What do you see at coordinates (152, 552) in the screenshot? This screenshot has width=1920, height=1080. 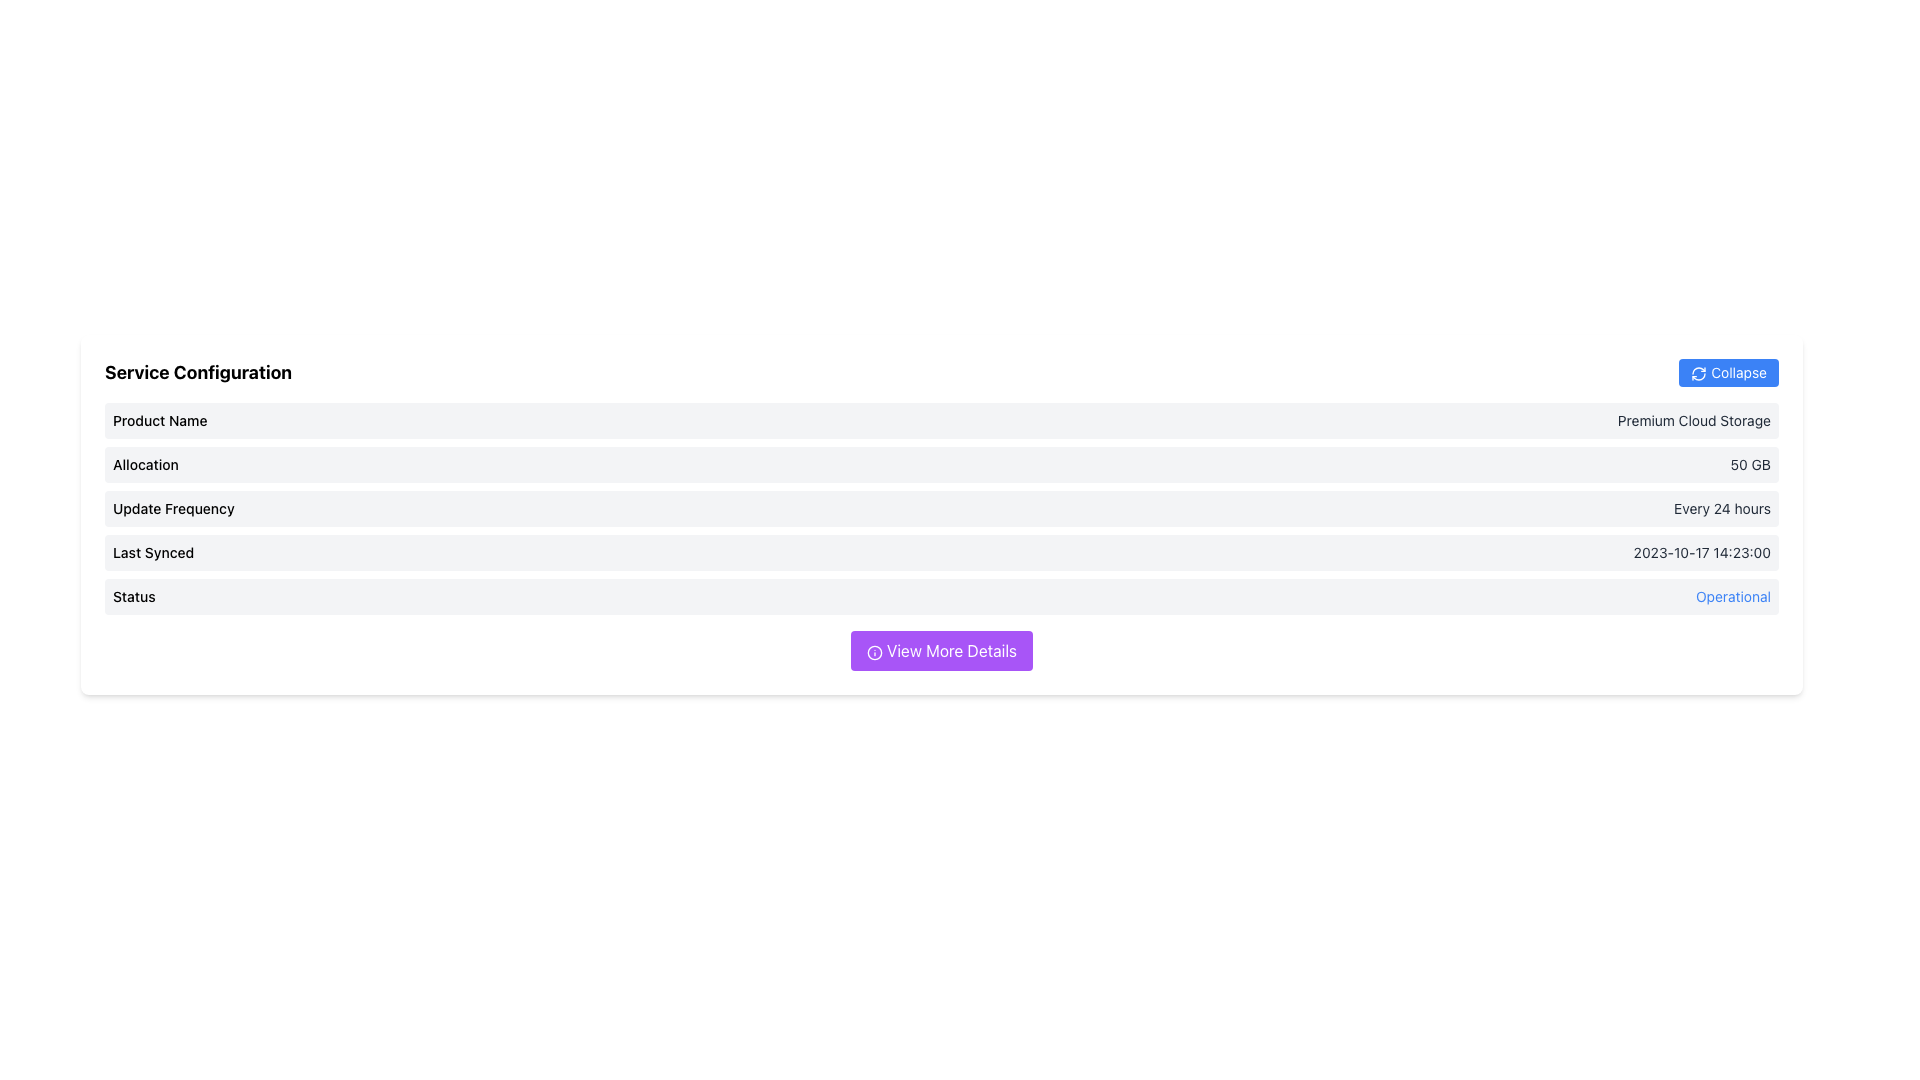 I see `the 'Last Synced' text label in the fourth row of the 'Service Configuration' section, which displays the last synchronization time` at bounding box center [152, 552].